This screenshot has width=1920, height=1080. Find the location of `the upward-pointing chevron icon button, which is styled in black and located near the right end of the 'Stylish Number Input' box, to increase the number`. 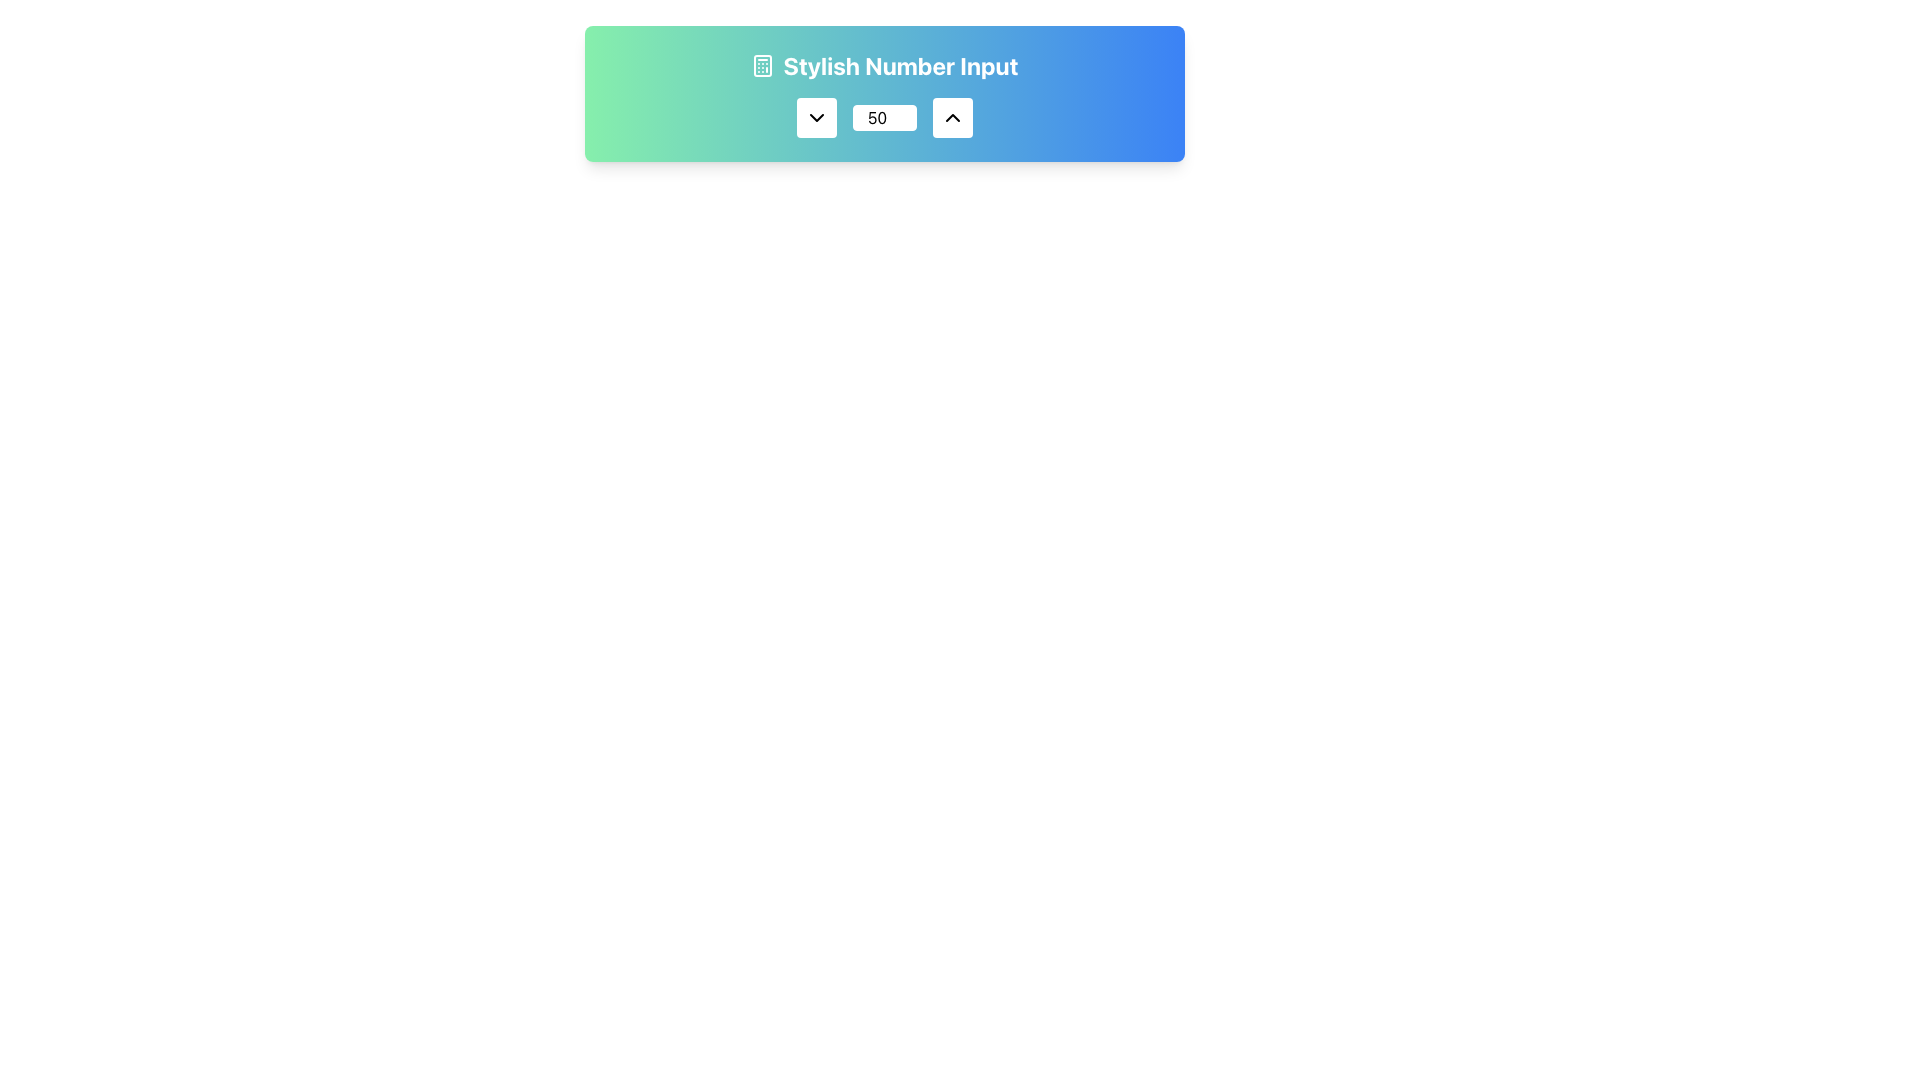

the upward-pointing chevron icon button, which is styled in black and located near the right end of the 'Stylish Number Input' box, to increase the number is located at coordinates (952, 118).